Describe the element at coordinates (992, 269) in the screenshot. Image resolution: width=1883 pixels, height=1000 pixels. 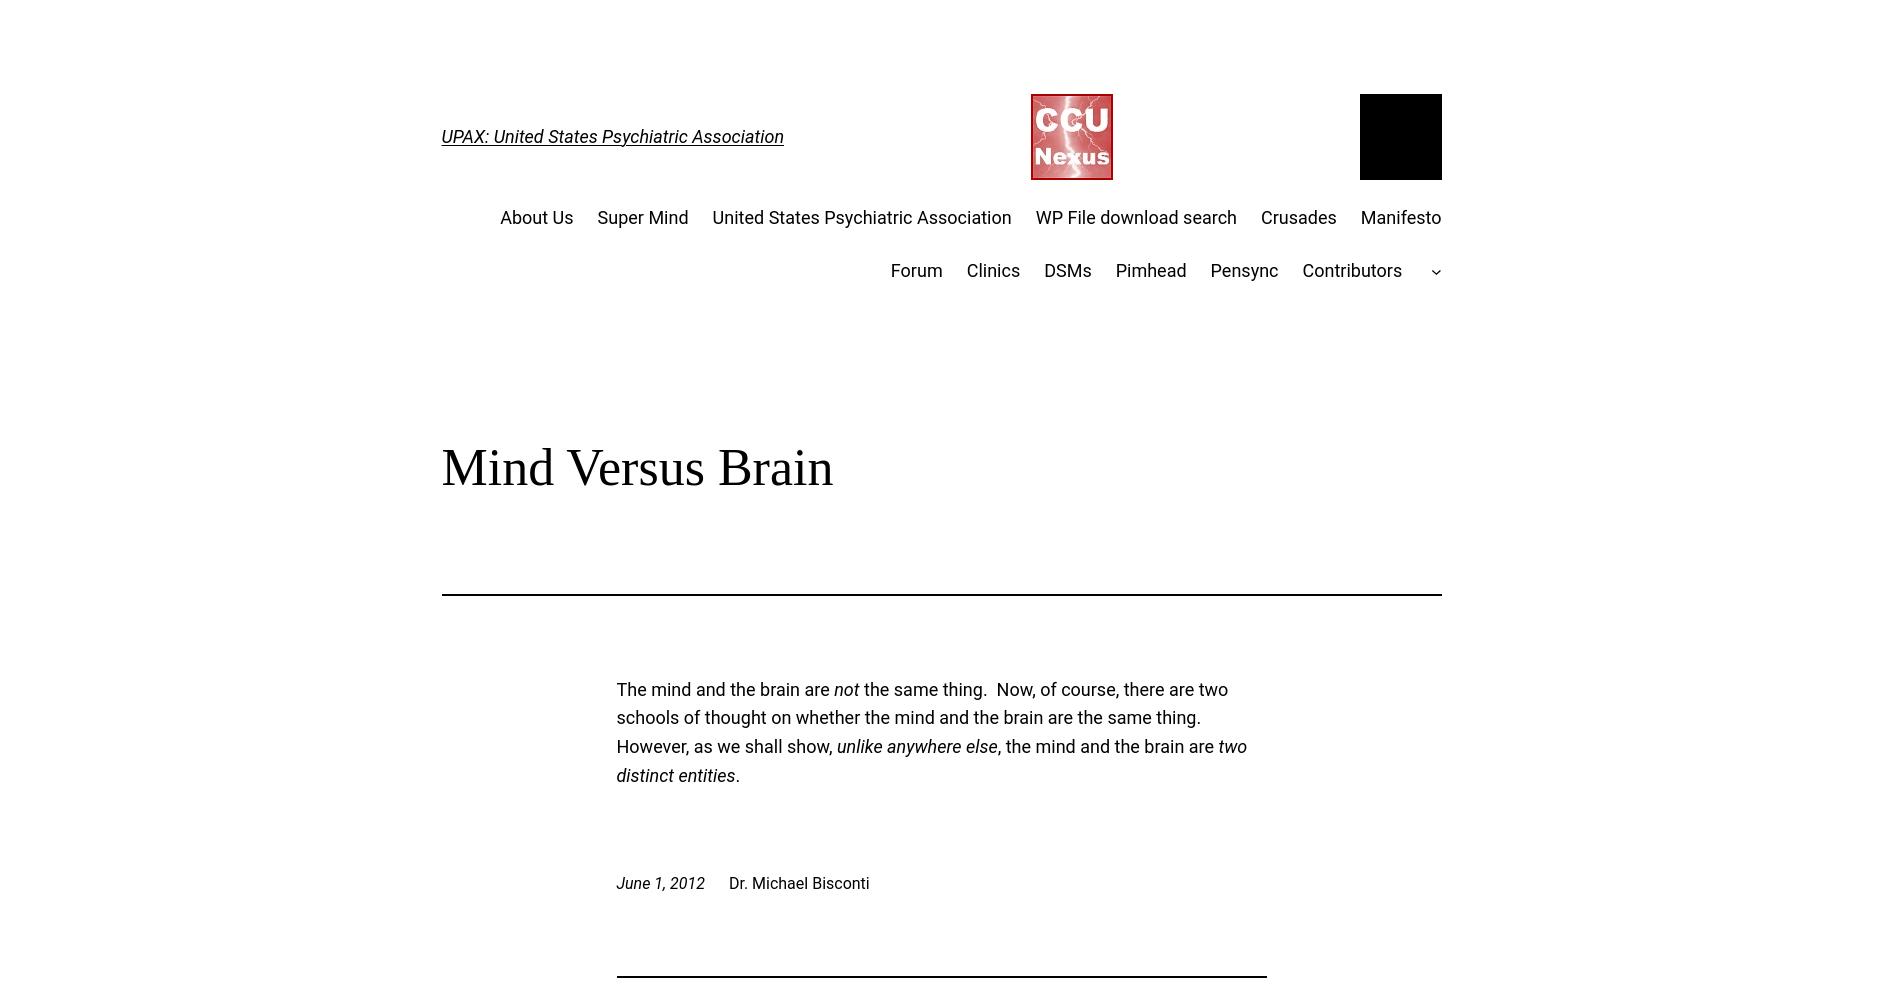
I see `'Clinics'` at that location.